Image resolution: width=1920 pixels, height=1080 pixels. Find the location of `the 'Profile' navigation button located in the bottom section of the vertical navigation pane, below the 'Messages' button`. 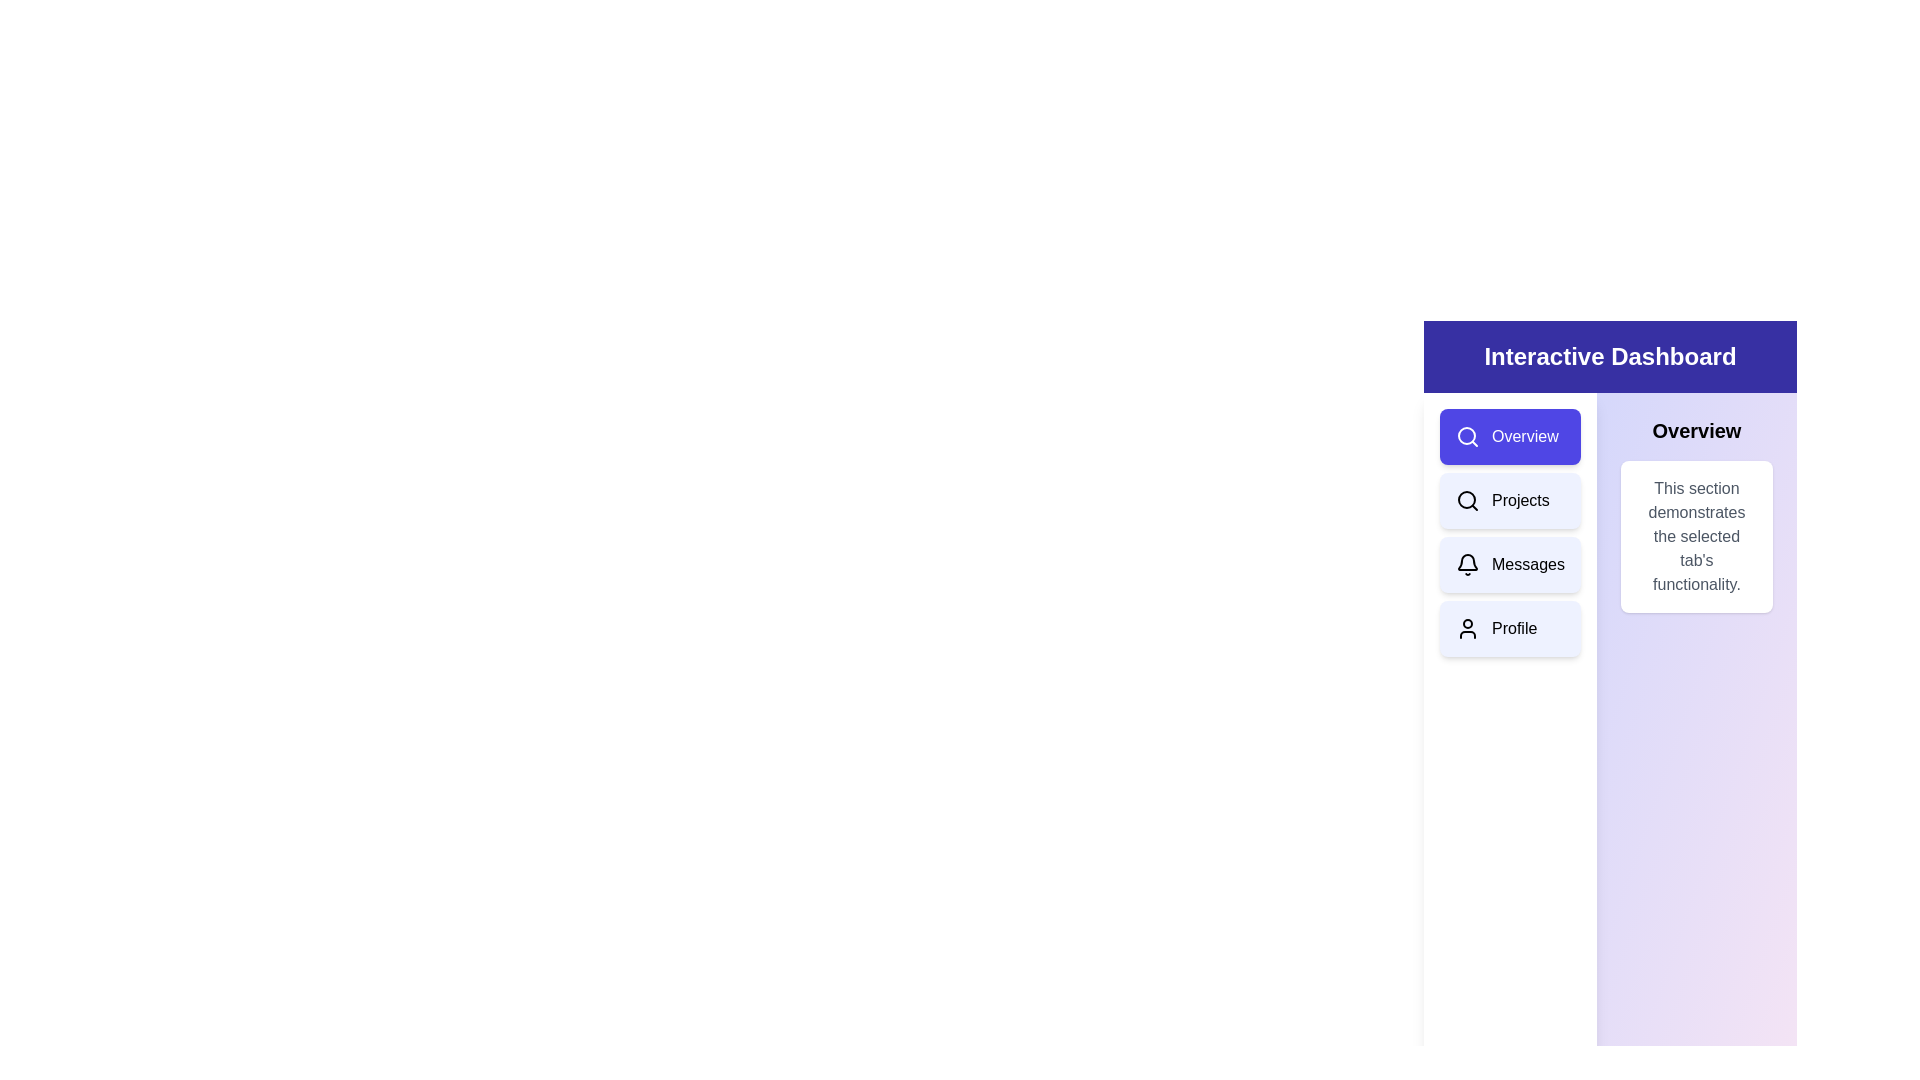

the 'Profile' navigation button located in the bottom section of the vertical navigation pane, below the 'Messages' button is located at coordinates (1514, 627).